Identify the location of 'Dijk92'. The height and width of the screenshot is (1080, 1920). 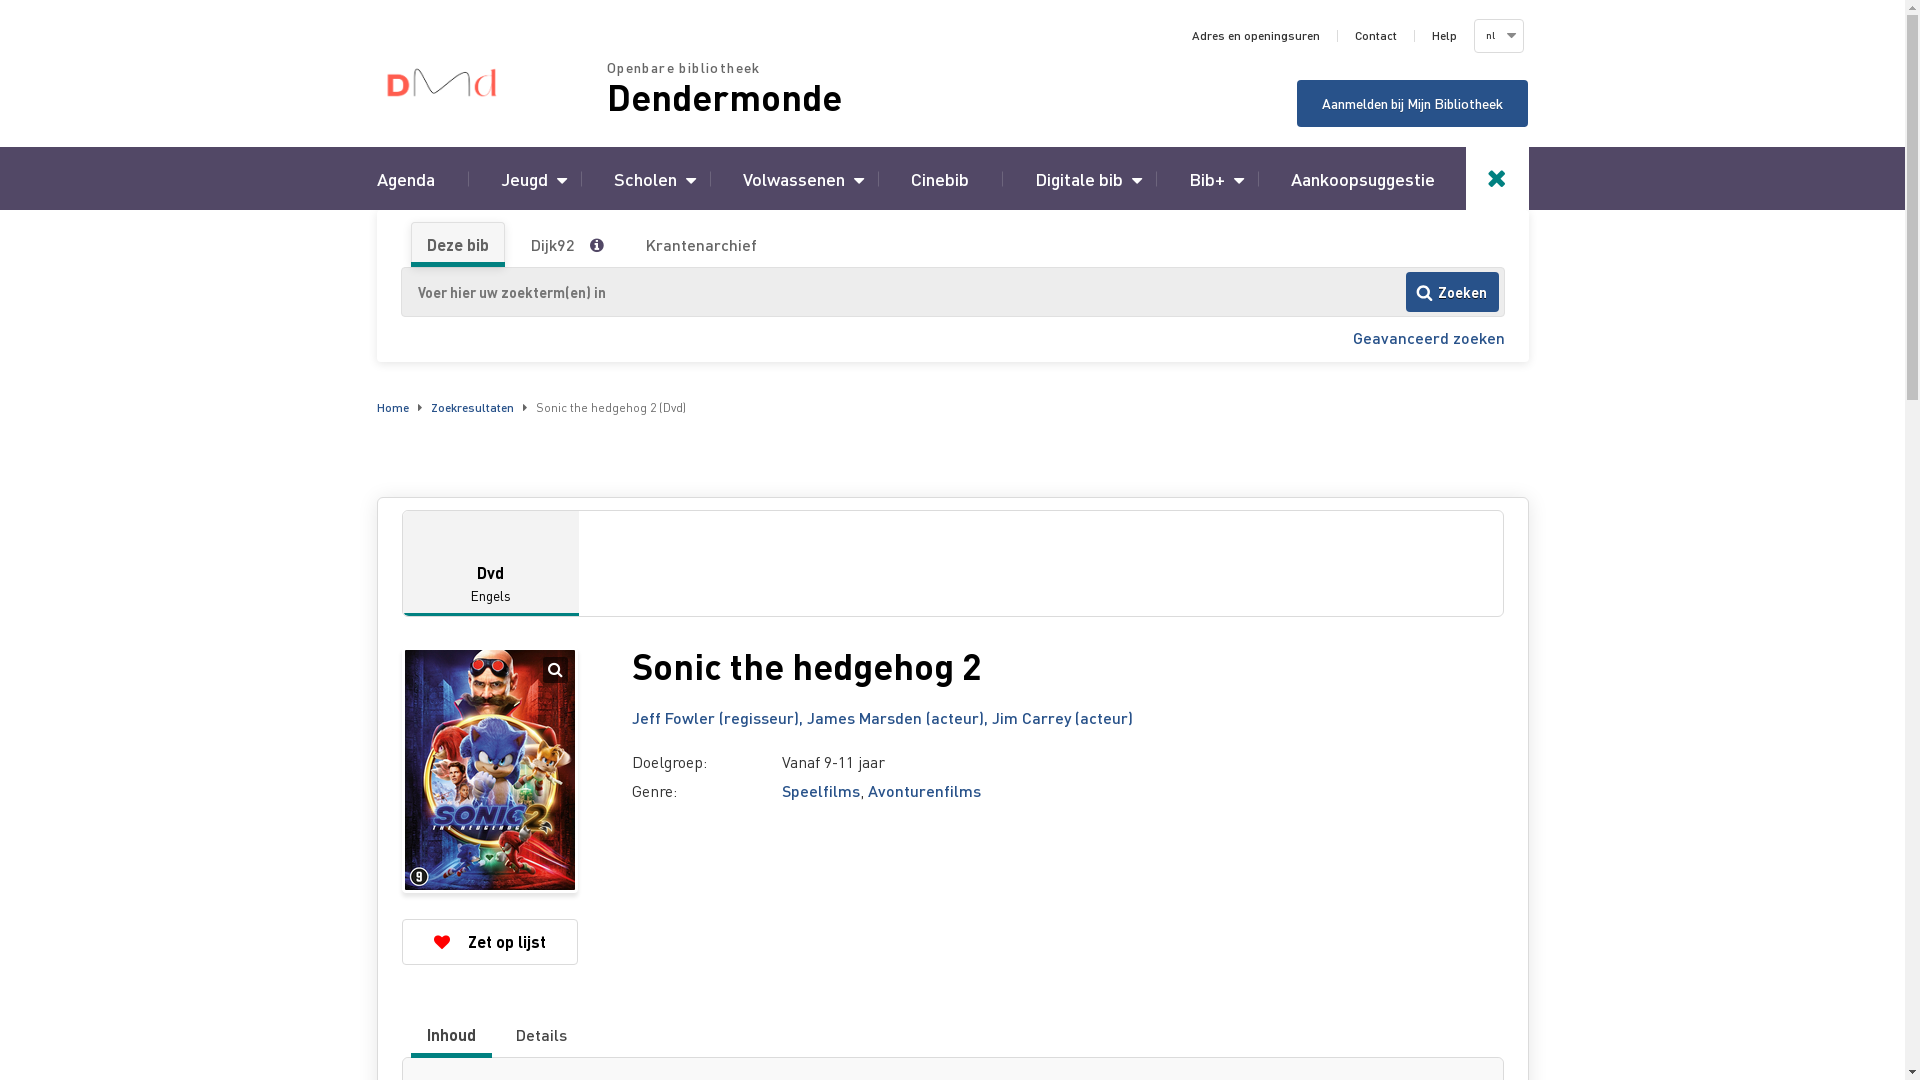
(552, 244).